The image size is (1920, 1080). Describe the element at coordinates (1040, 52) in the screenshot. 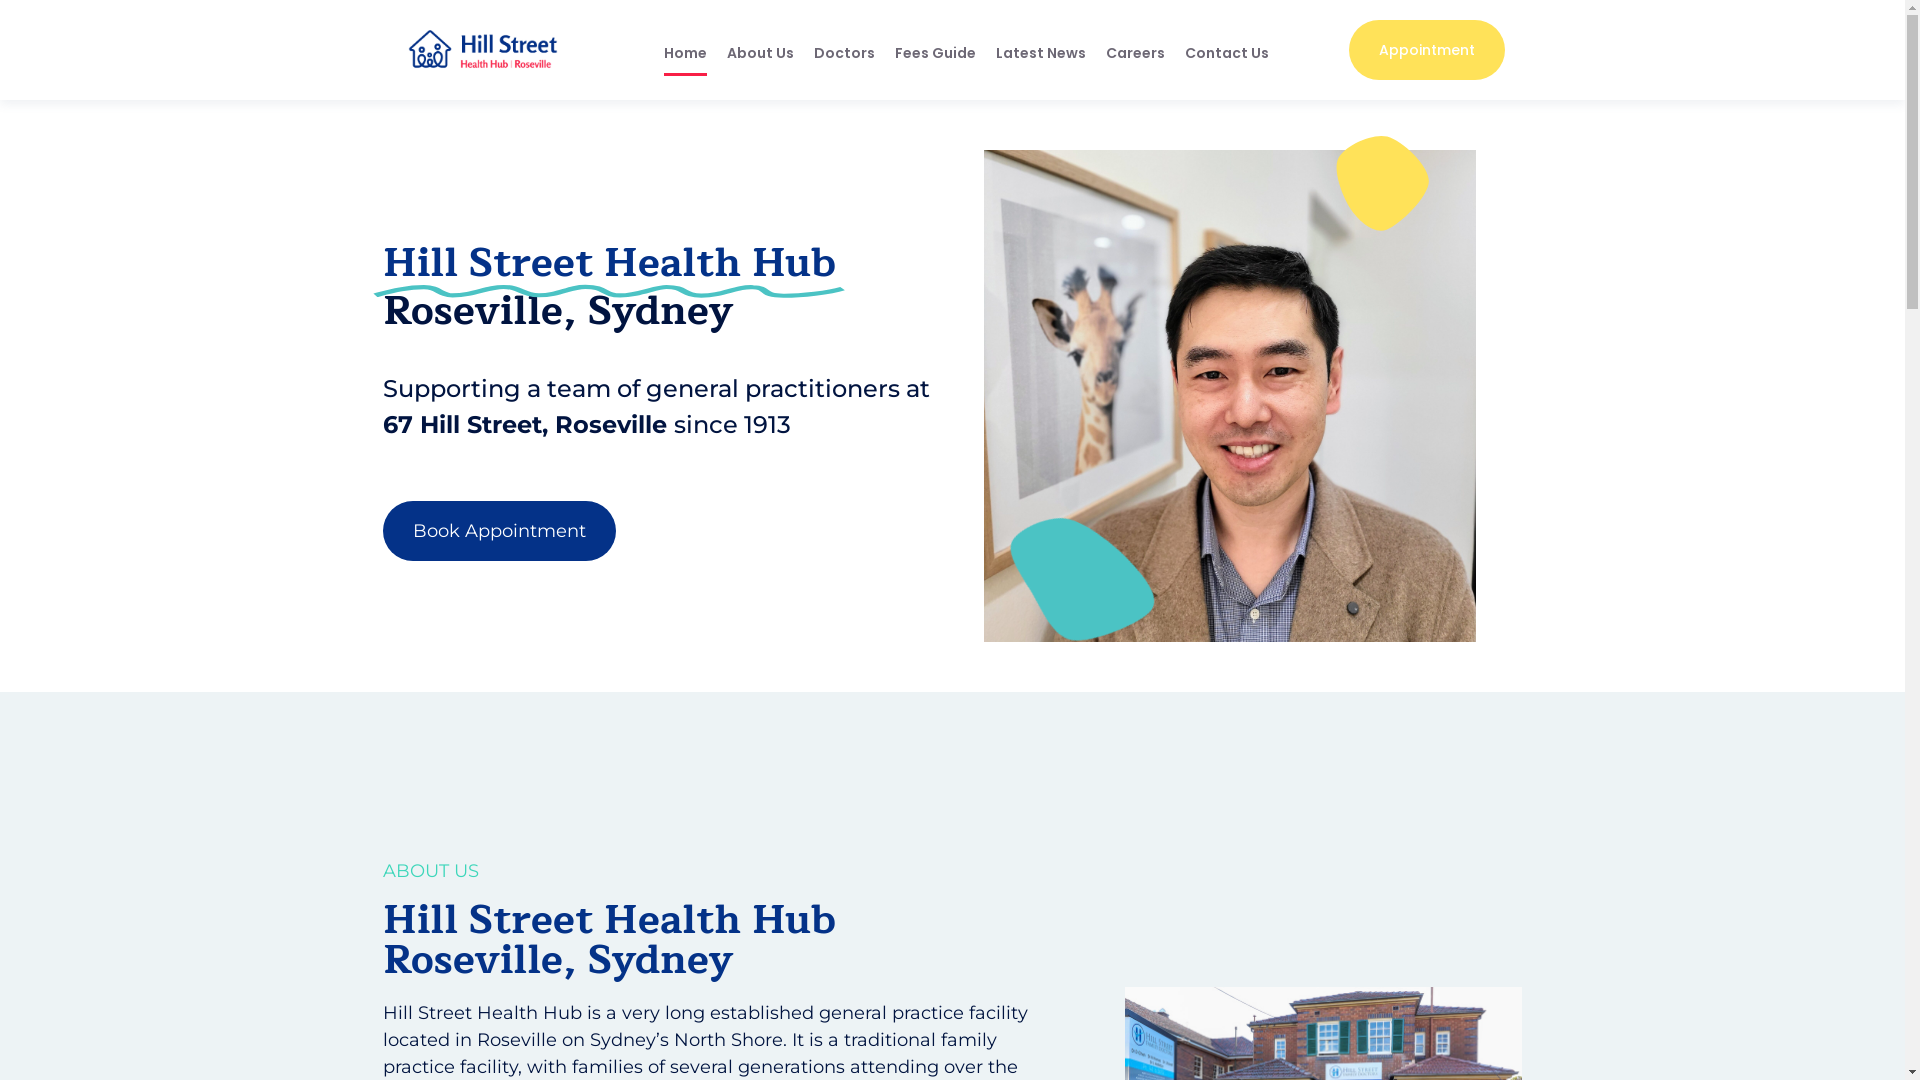

I see `'Latest News'` at that location.